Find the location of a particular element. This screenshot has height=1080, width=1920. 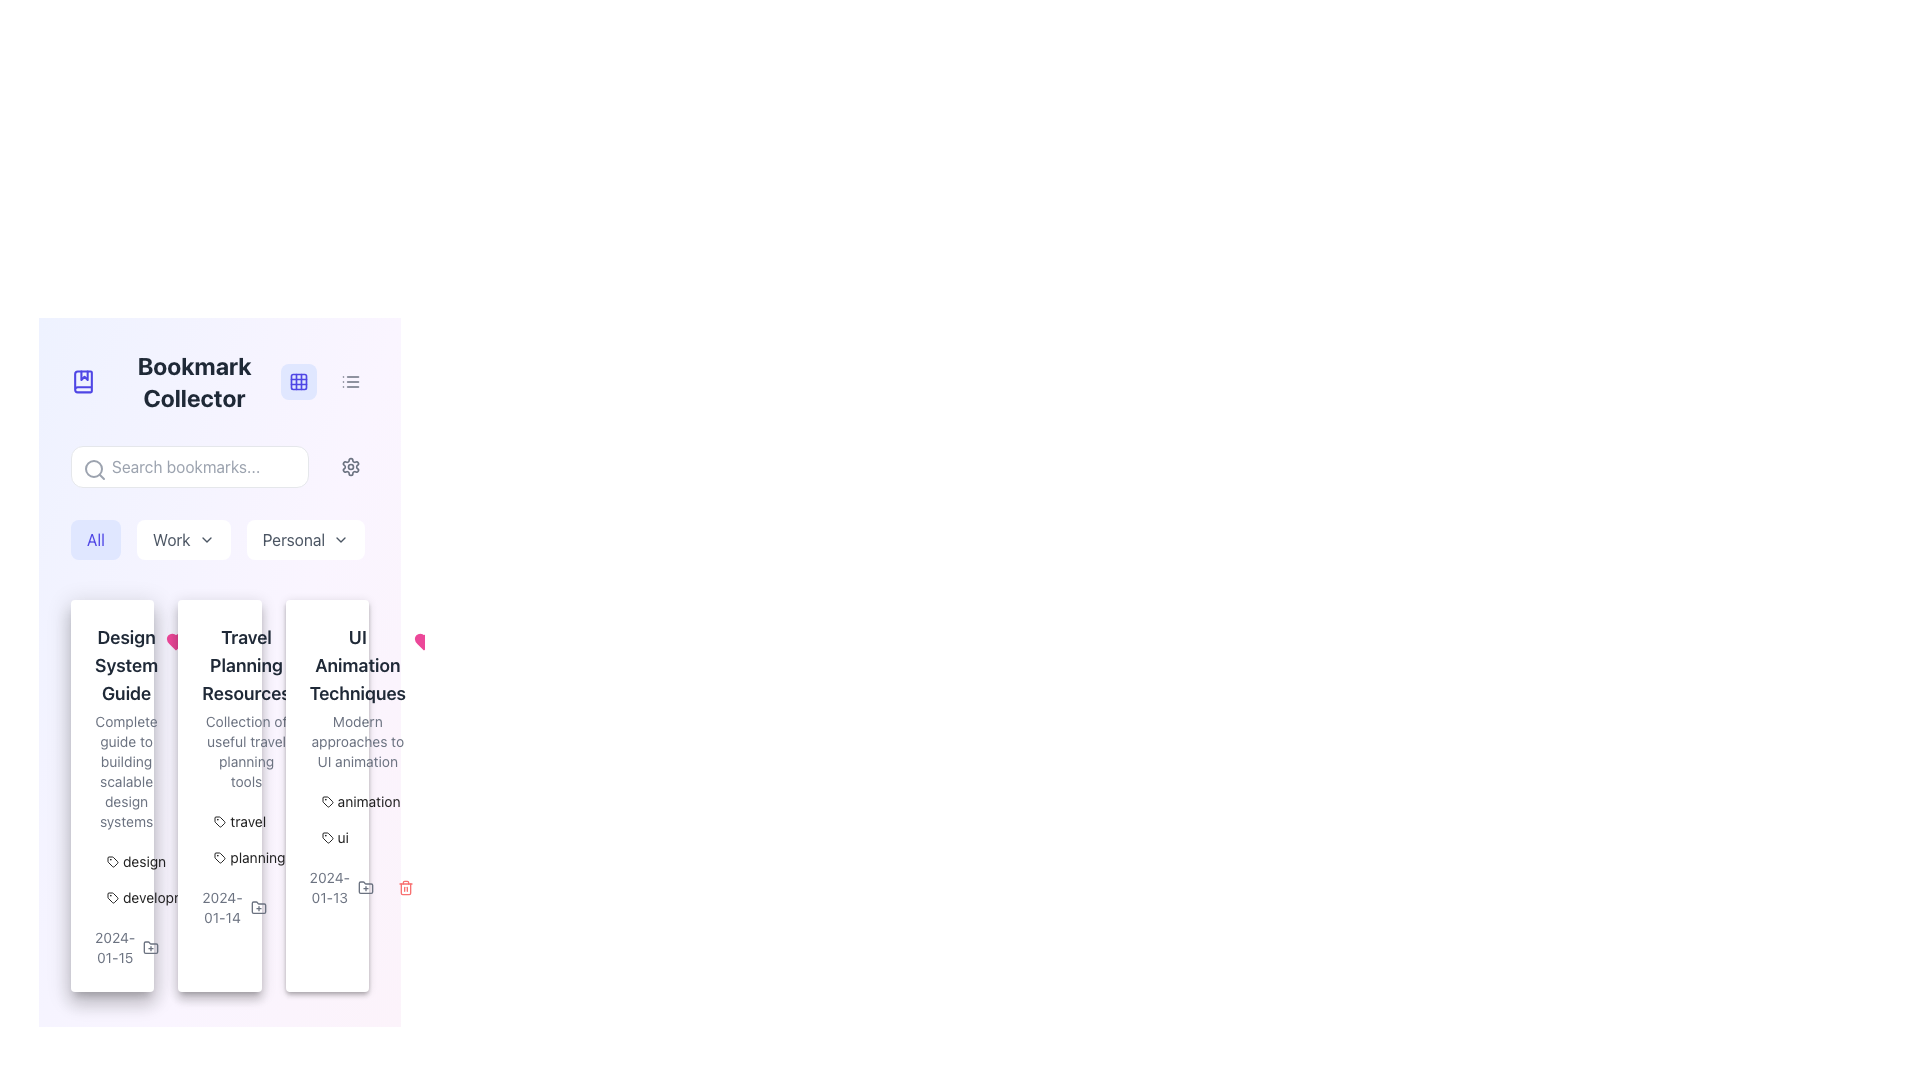

the 'All' button, which is the first label in a horizontal list of selectable labels styled with rounded edges and a light indigo background is located at coordinates (95, 540).